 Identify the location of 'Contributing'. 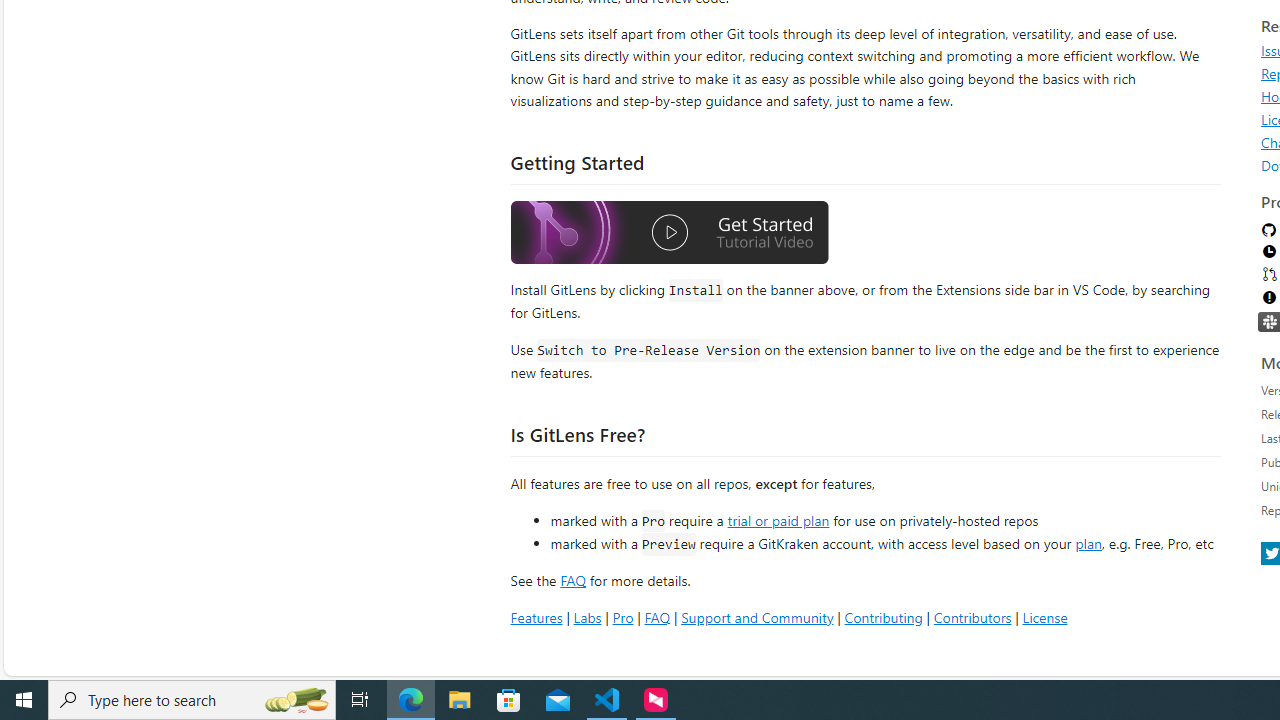
(882, 616).